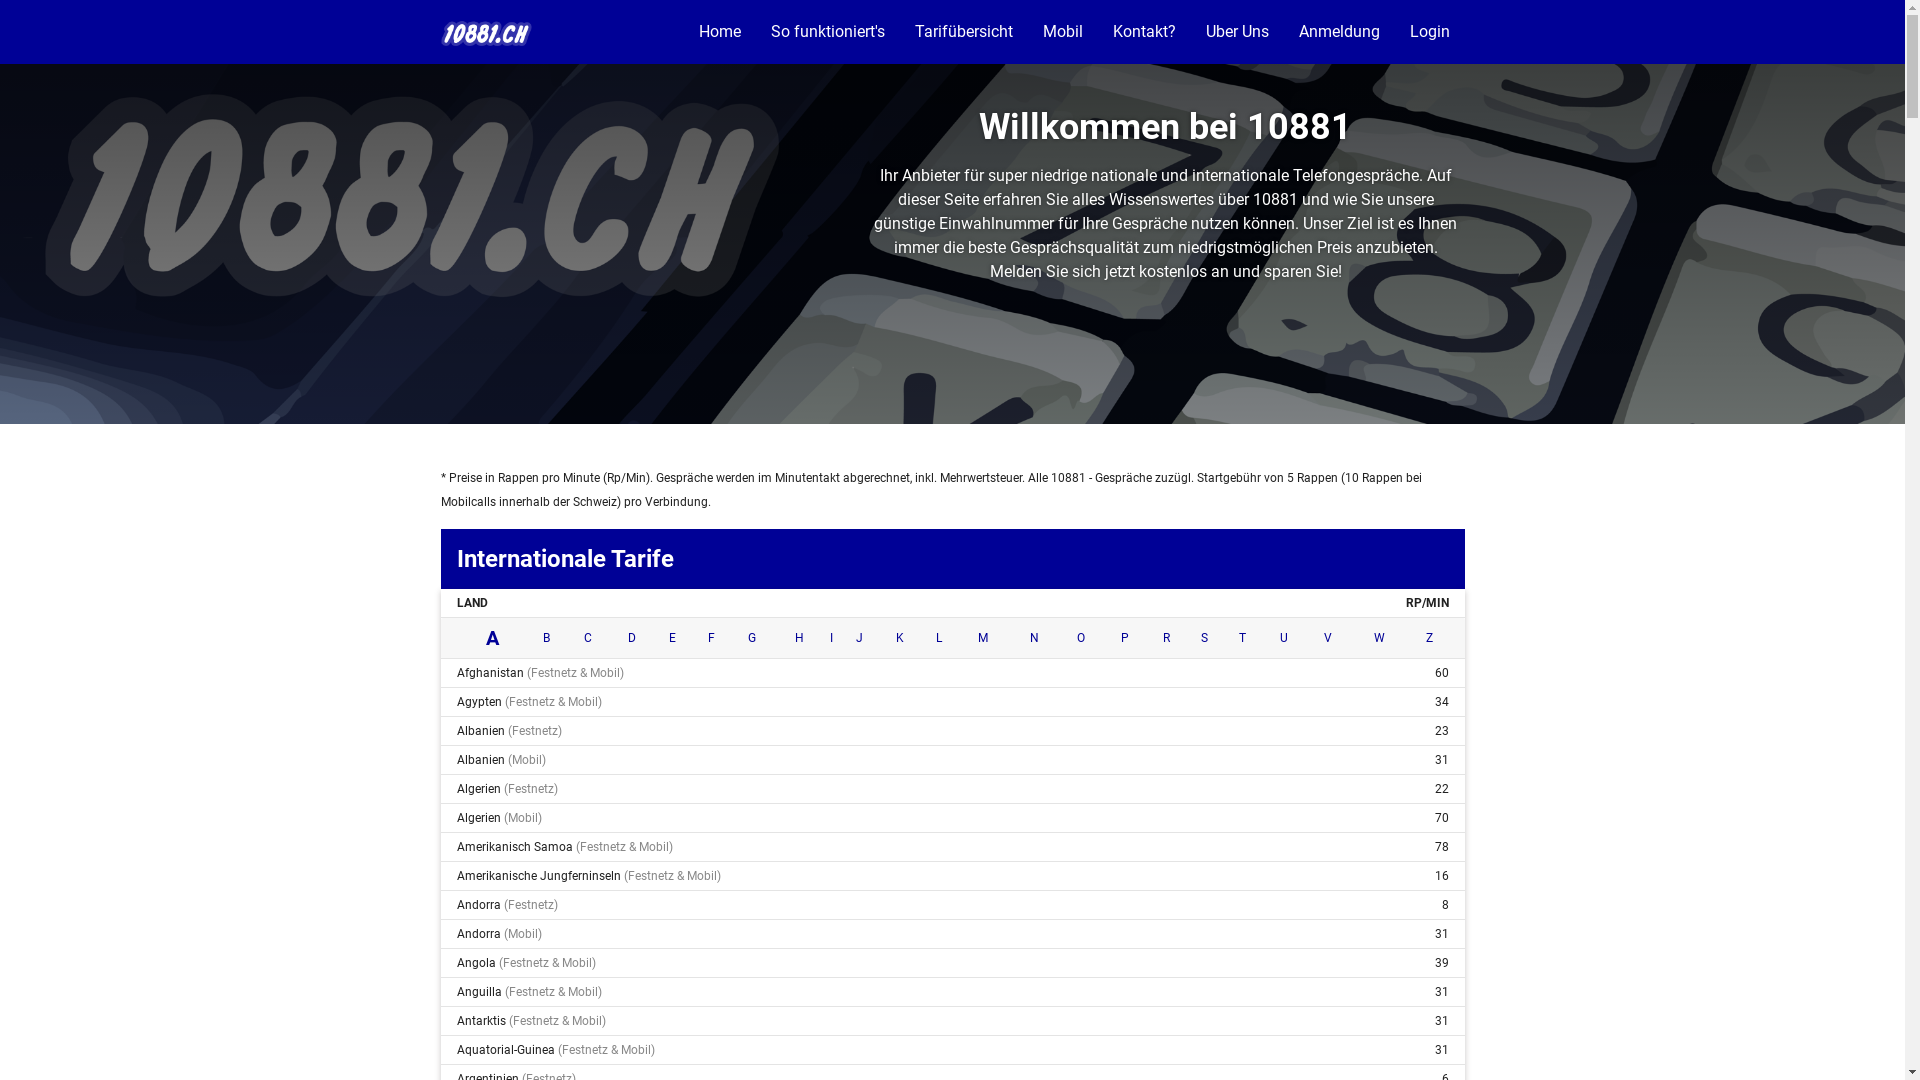  What do you see at coordinates (1075, 637) in the screenshot?
I see `'O'` at bounding box center [1075, 637].